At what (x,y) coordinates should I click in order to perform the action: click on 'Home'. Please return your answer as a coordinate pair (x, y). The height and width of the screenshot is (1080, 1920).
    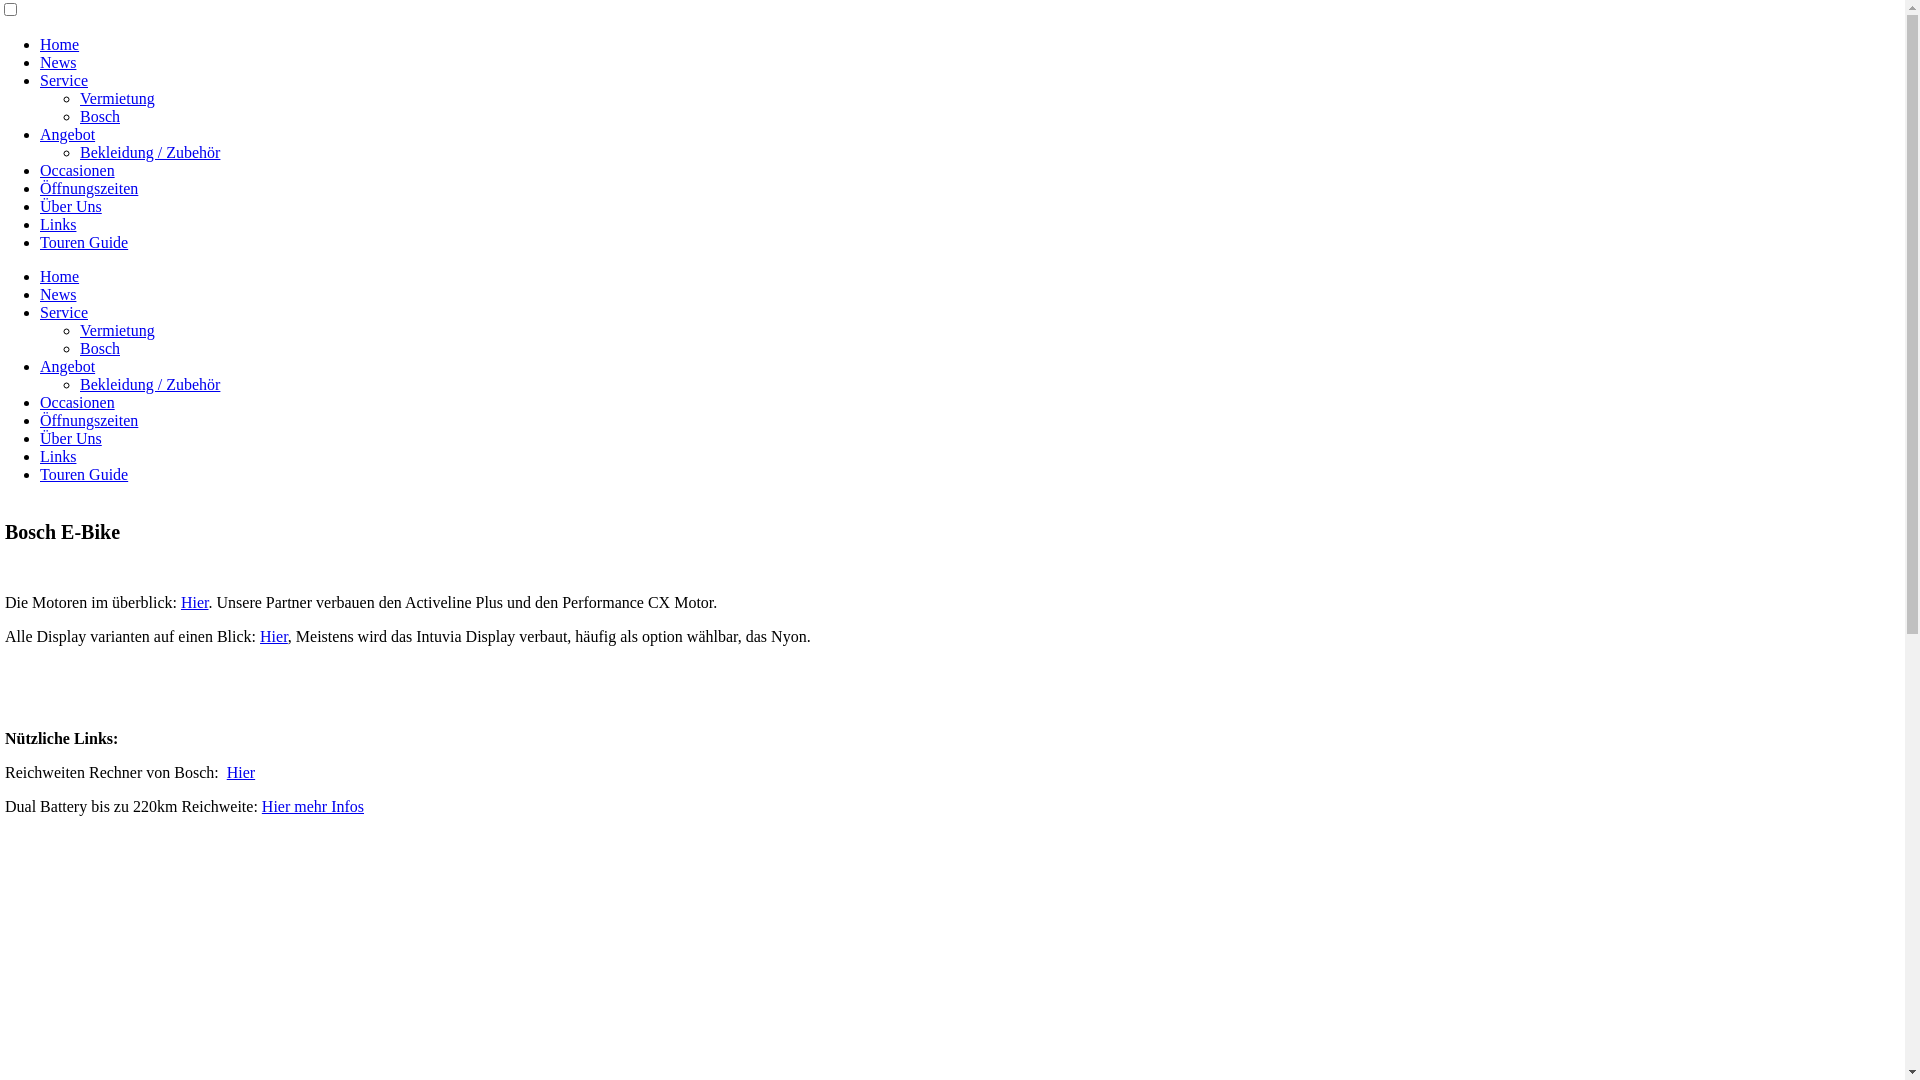
    Looking at the image, I should click on (59, 44).